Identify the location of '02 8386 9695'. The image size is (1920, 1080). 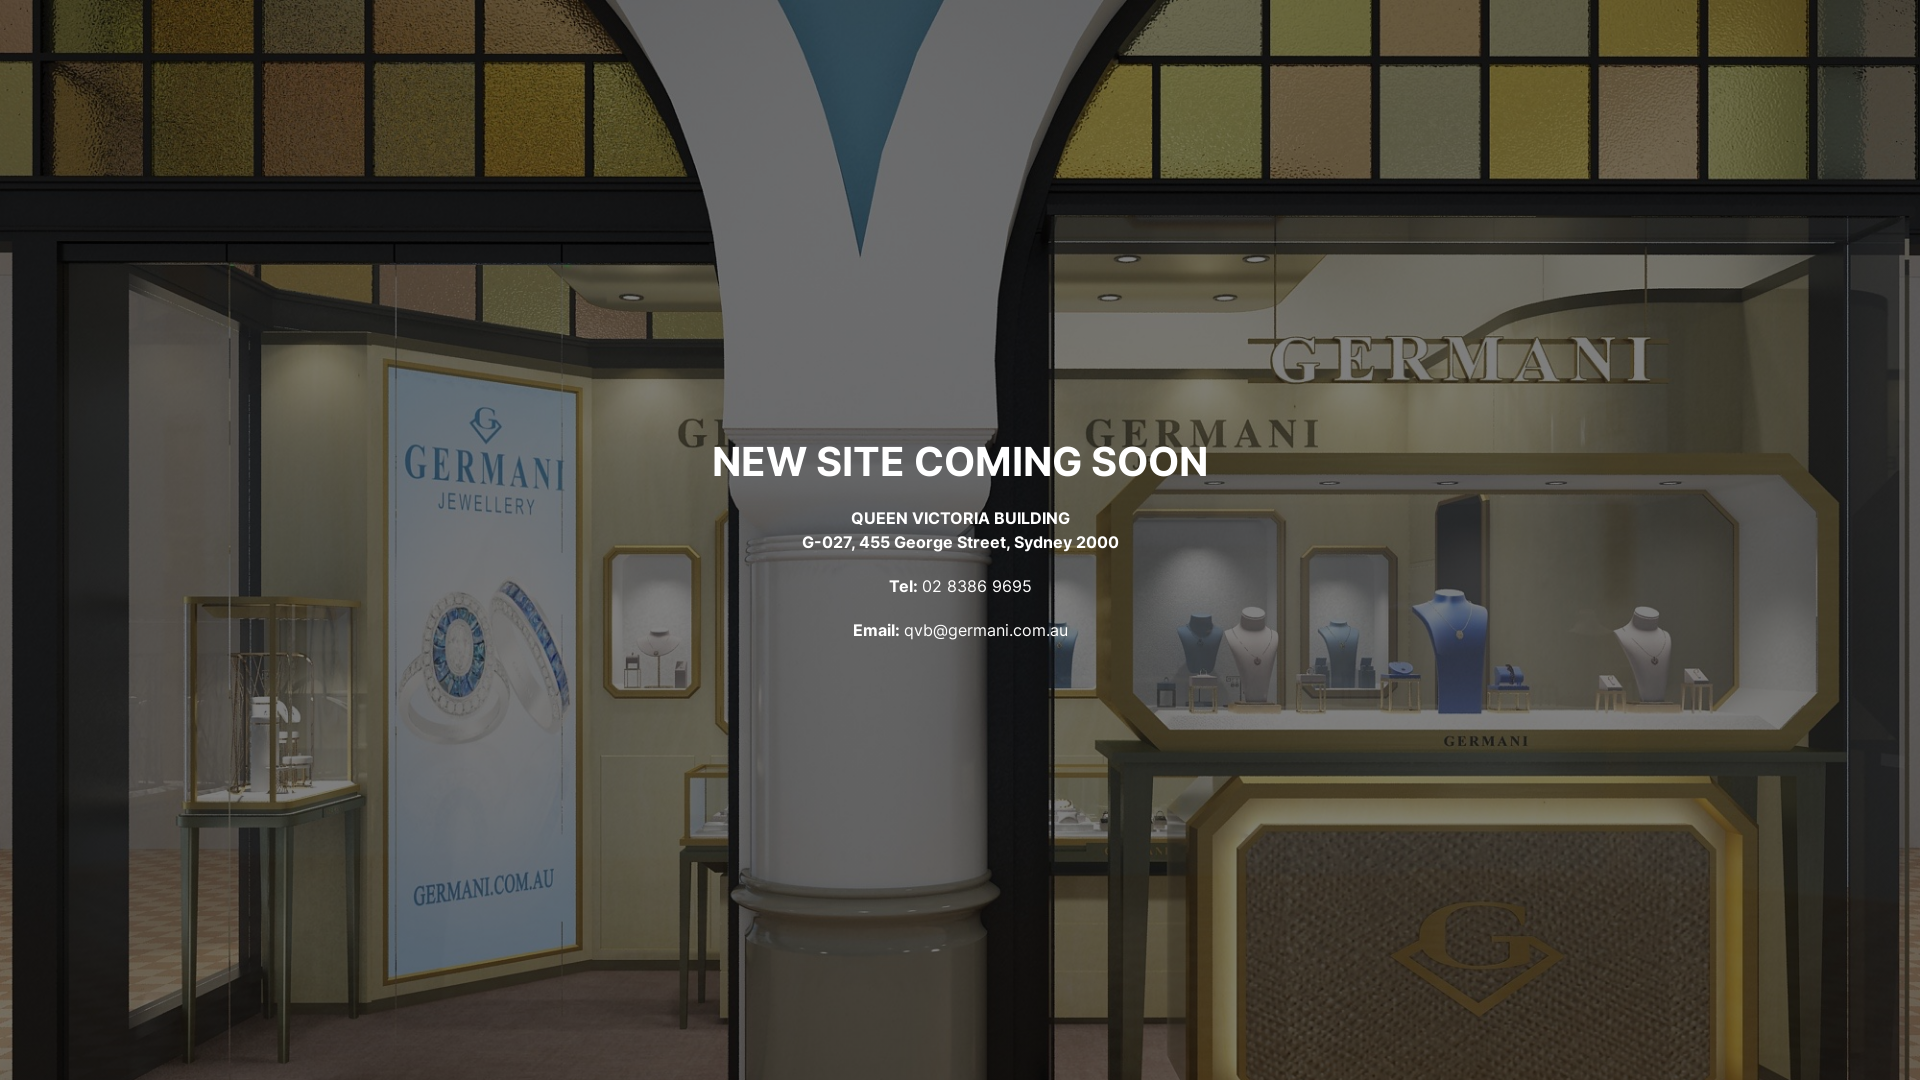
(977, 585).